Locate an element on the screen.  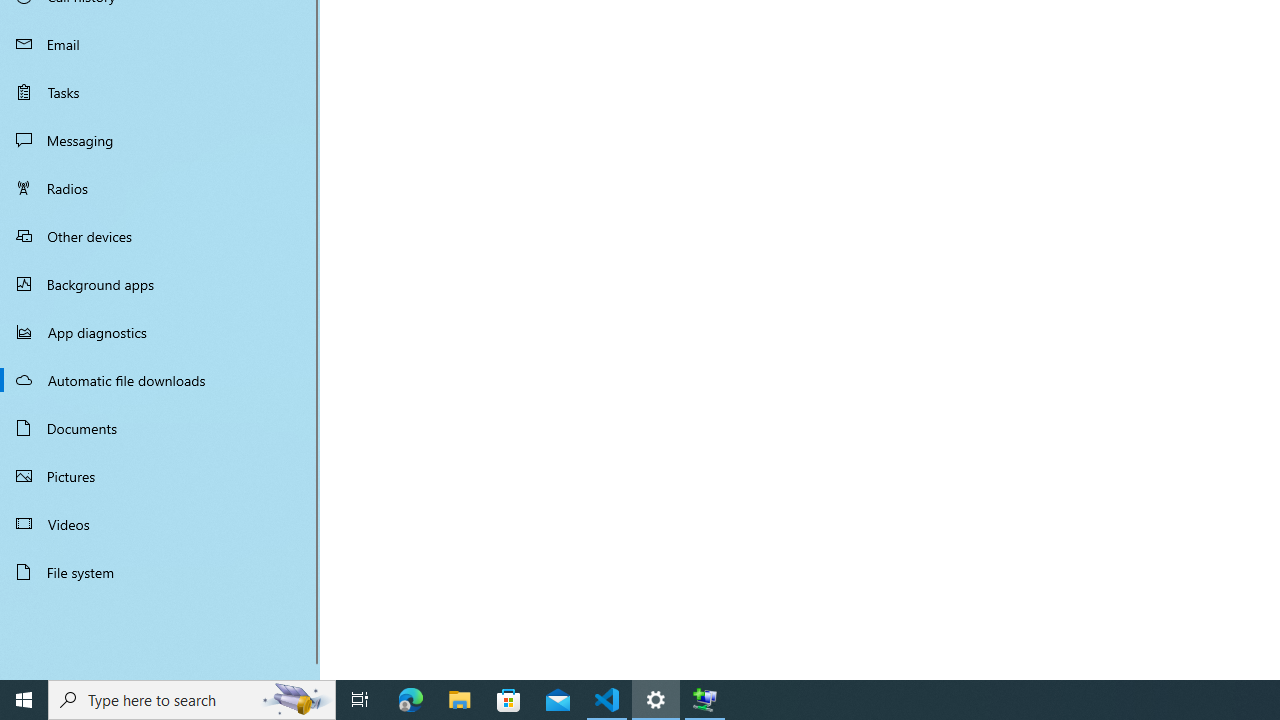
'Automatic file downloads' is located at coordinates (160, 379).